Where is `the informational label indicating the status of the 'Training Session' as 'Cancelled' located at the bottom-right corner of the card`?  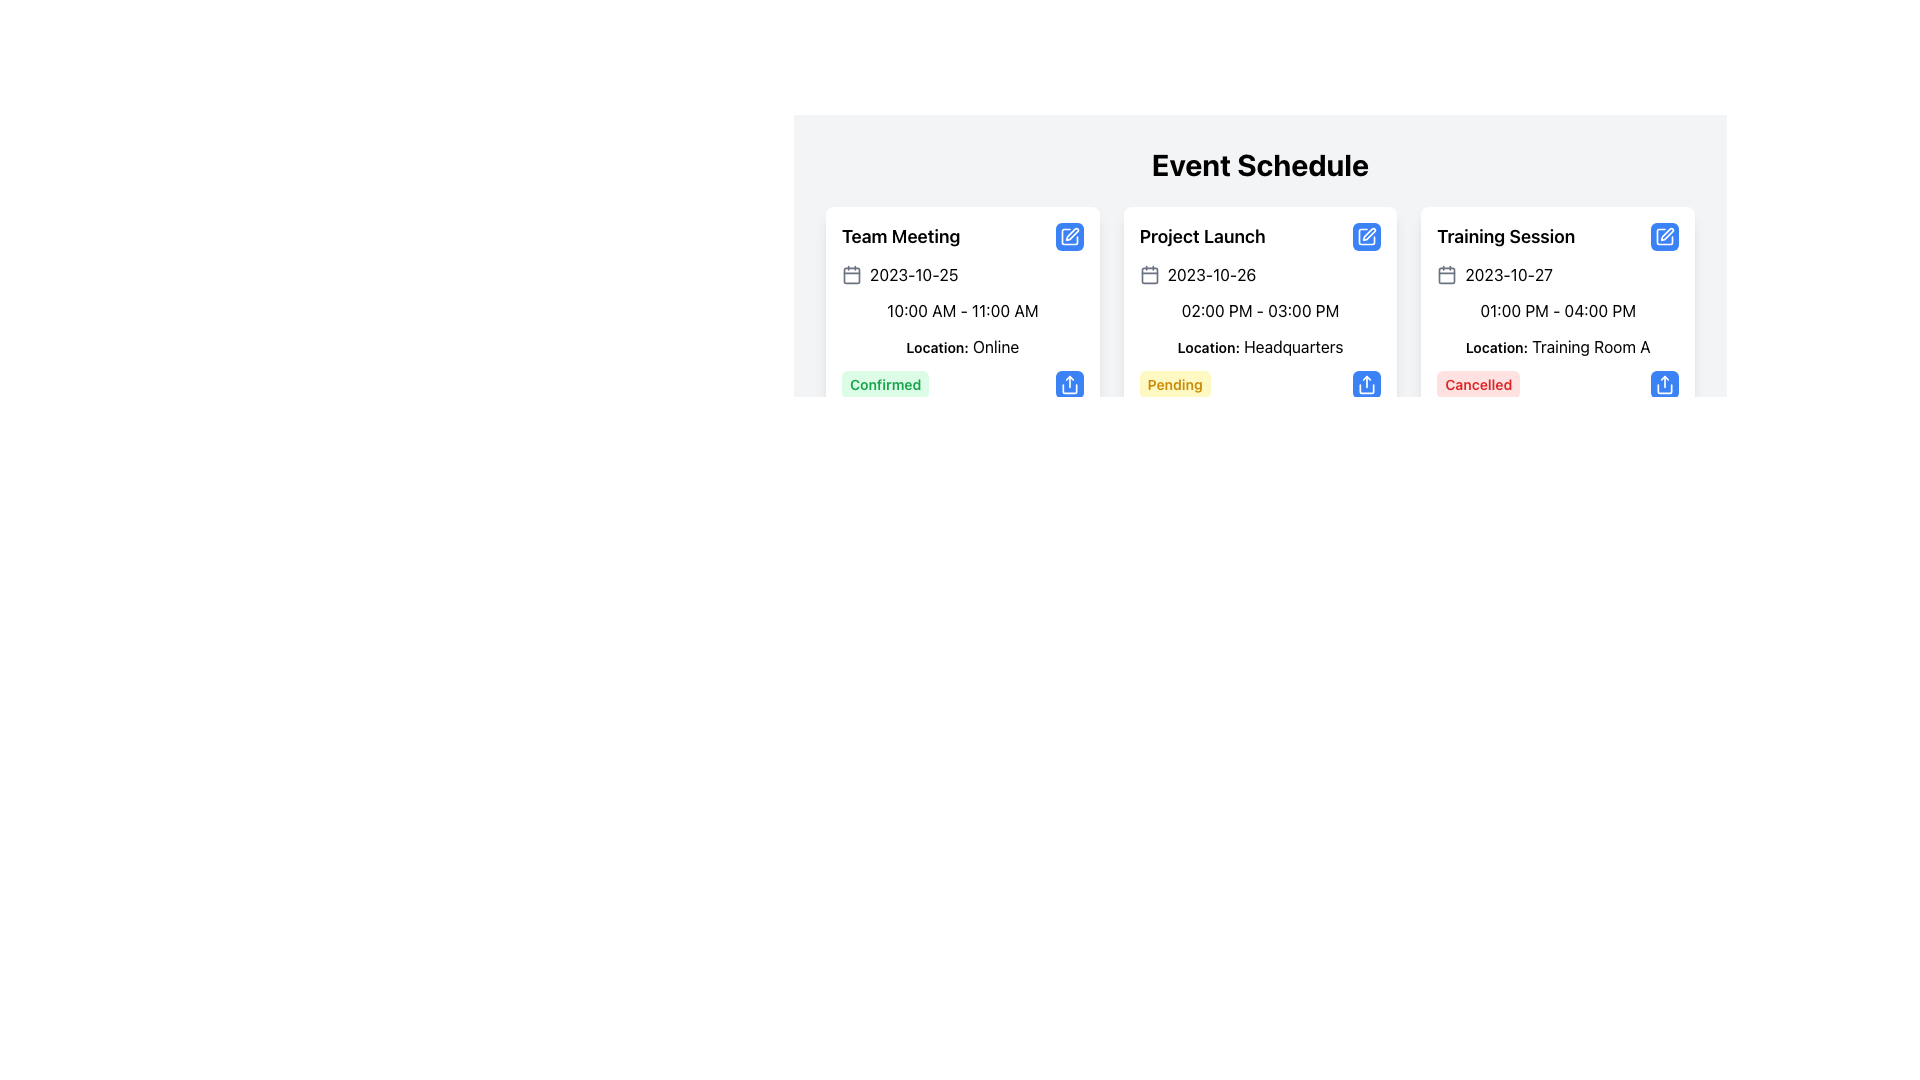
the informational label indicating the status of the 'Training Session' as 'Cancelled' located at the bottom-right corner of the card is located at coordinates (1478, 385).